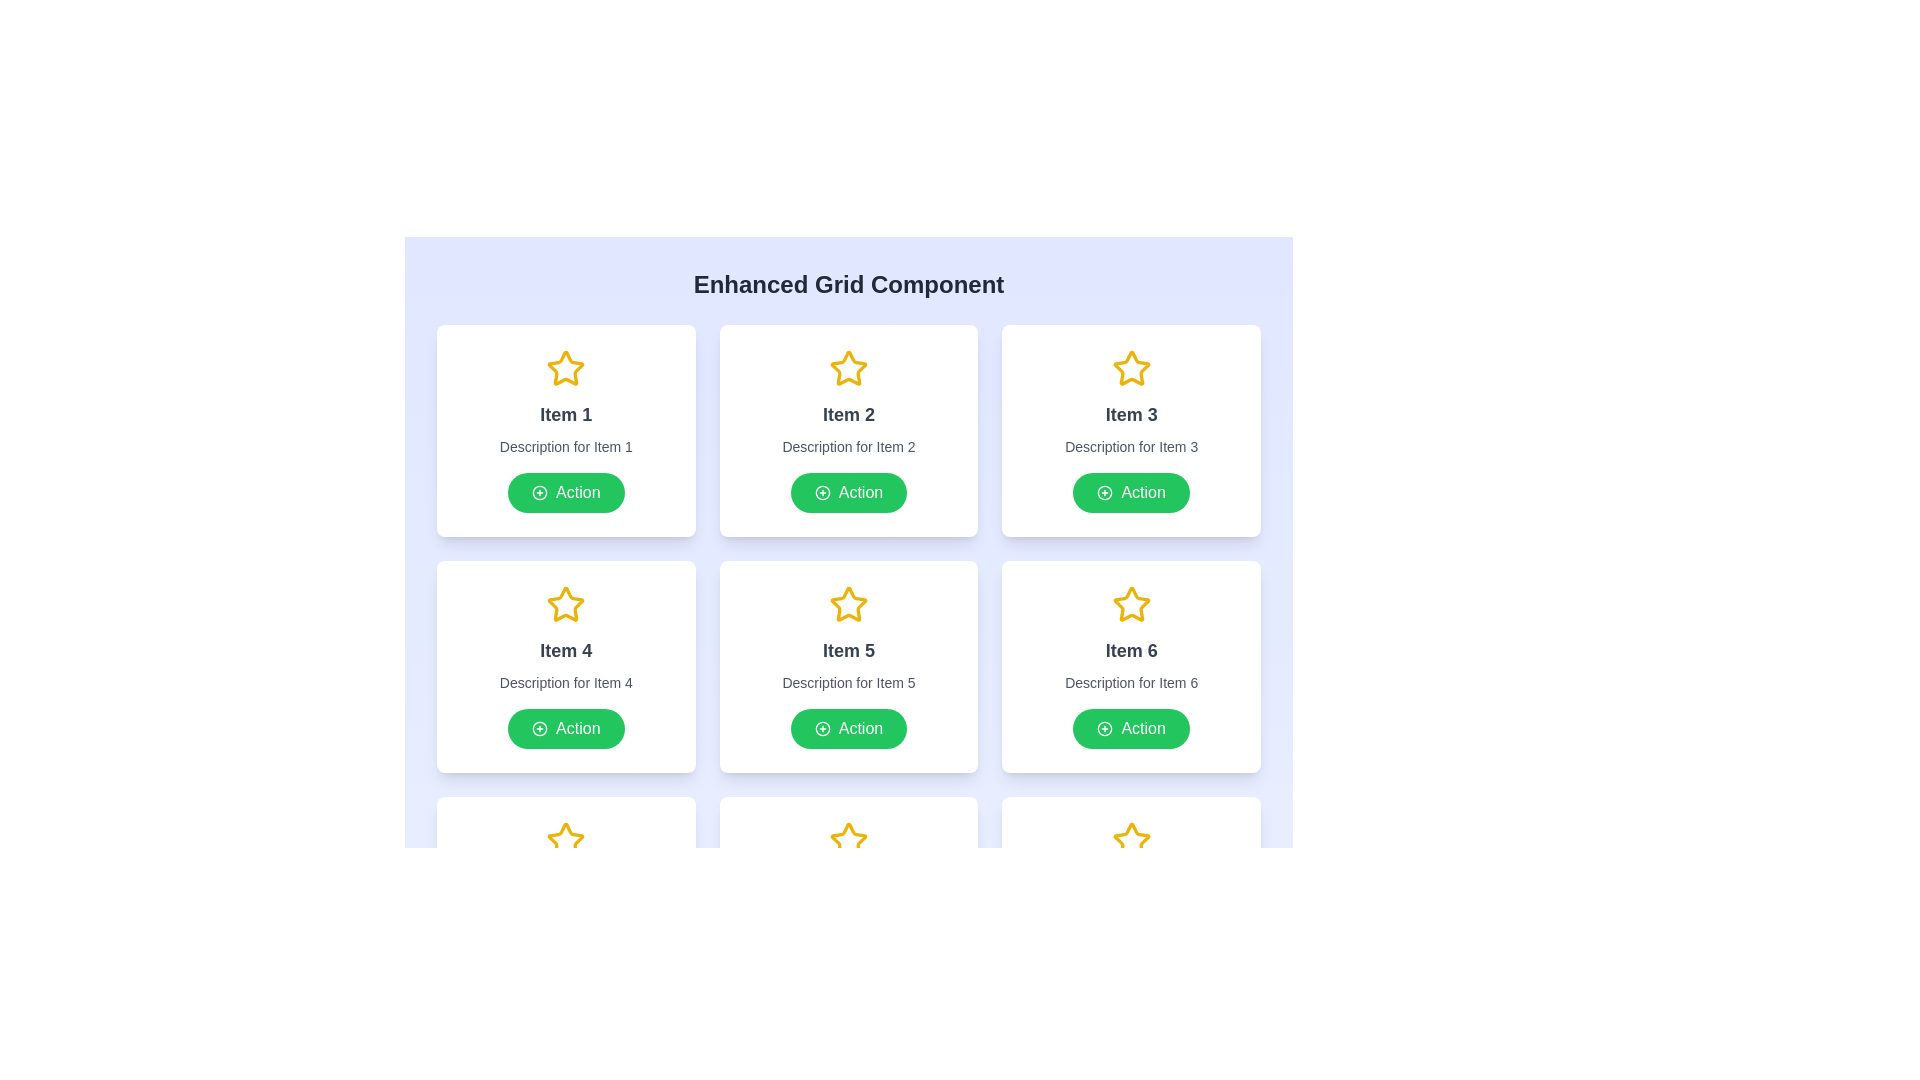 Image resolution: width=1920 pixels, height=1080 pixels. Describe the element at coordinates (1131, 729) in the screenshot. I see `the button located in the third row and third column of the grid layout, which is part of the 'Item 6' card` at that location.